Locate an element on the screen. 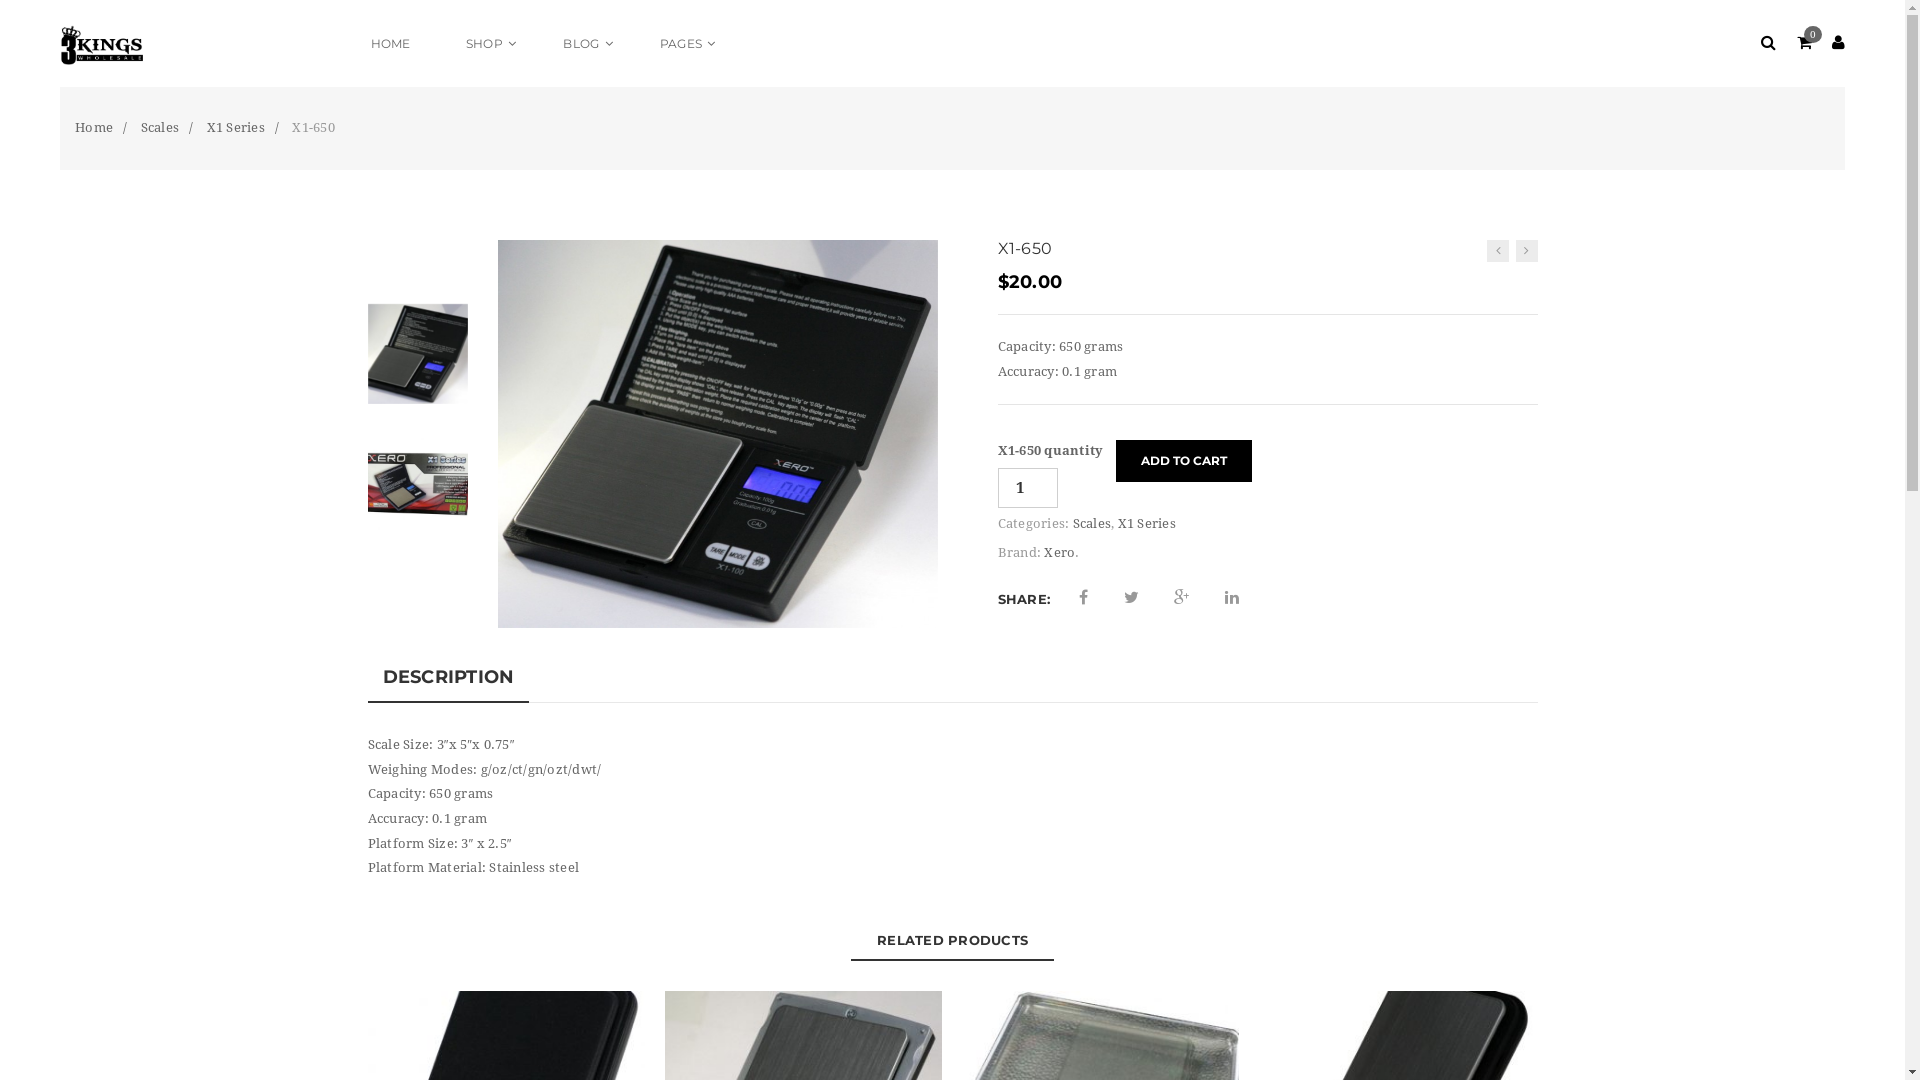  'X1 Series' is located at coordinates (1147, 522).